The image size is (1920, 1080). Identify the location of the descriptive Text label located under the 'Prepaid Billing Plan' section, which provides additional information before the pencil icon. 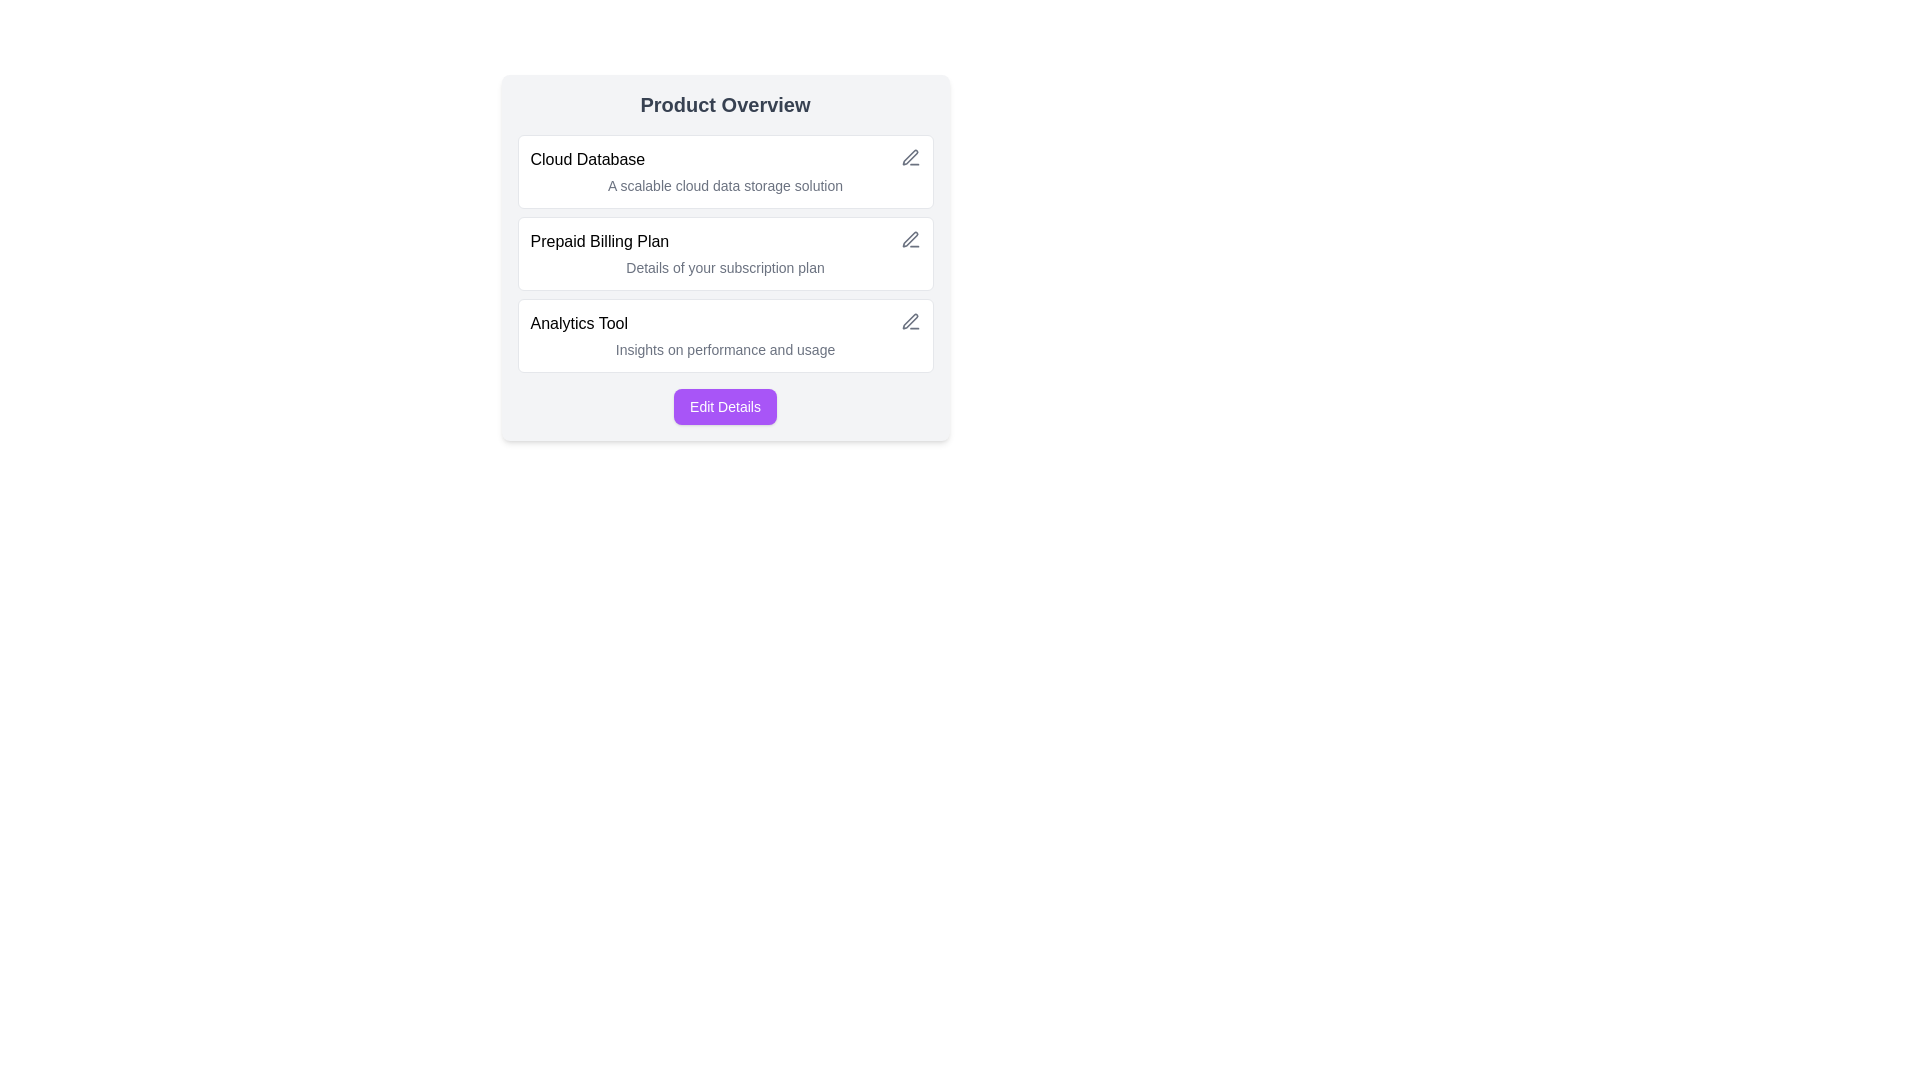
(724, 266).